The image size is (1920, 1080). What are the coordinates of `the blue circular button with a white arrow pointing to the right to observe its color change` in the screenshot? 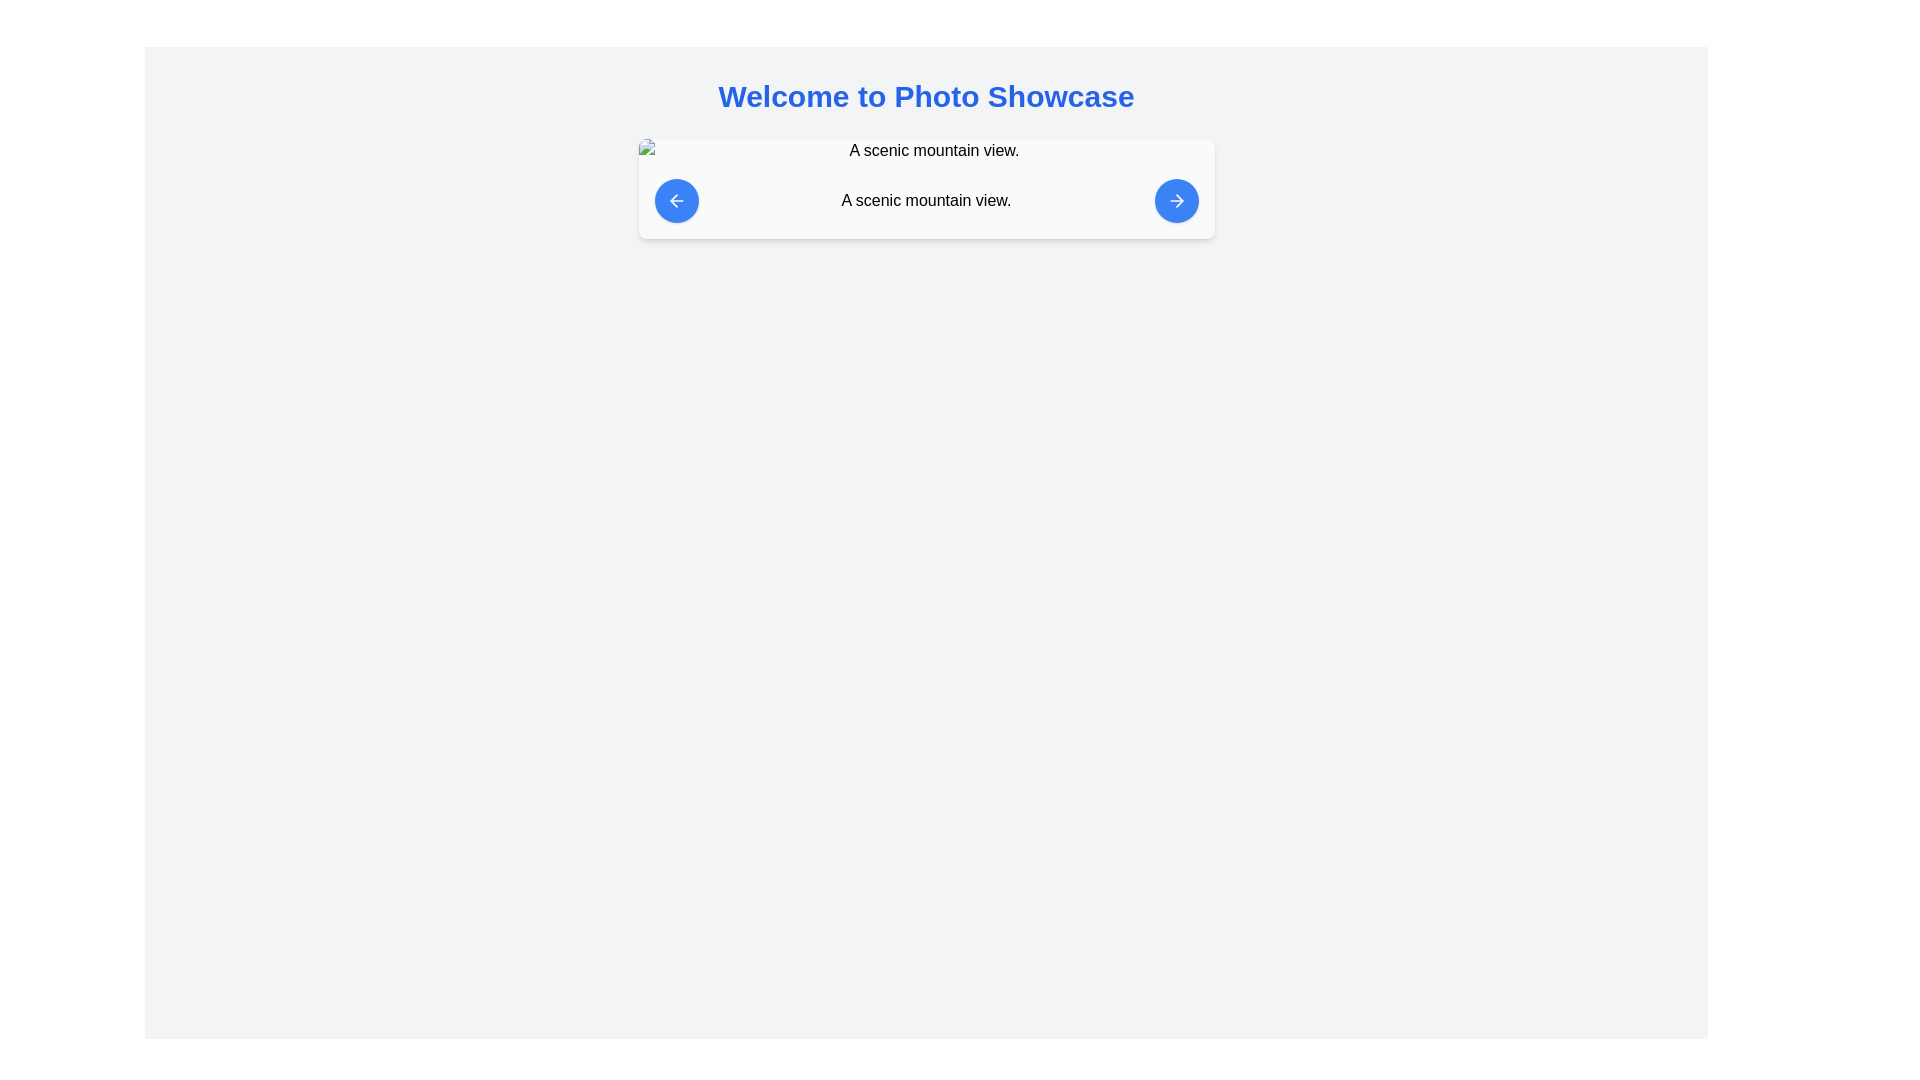 It's located at (1176, 200).